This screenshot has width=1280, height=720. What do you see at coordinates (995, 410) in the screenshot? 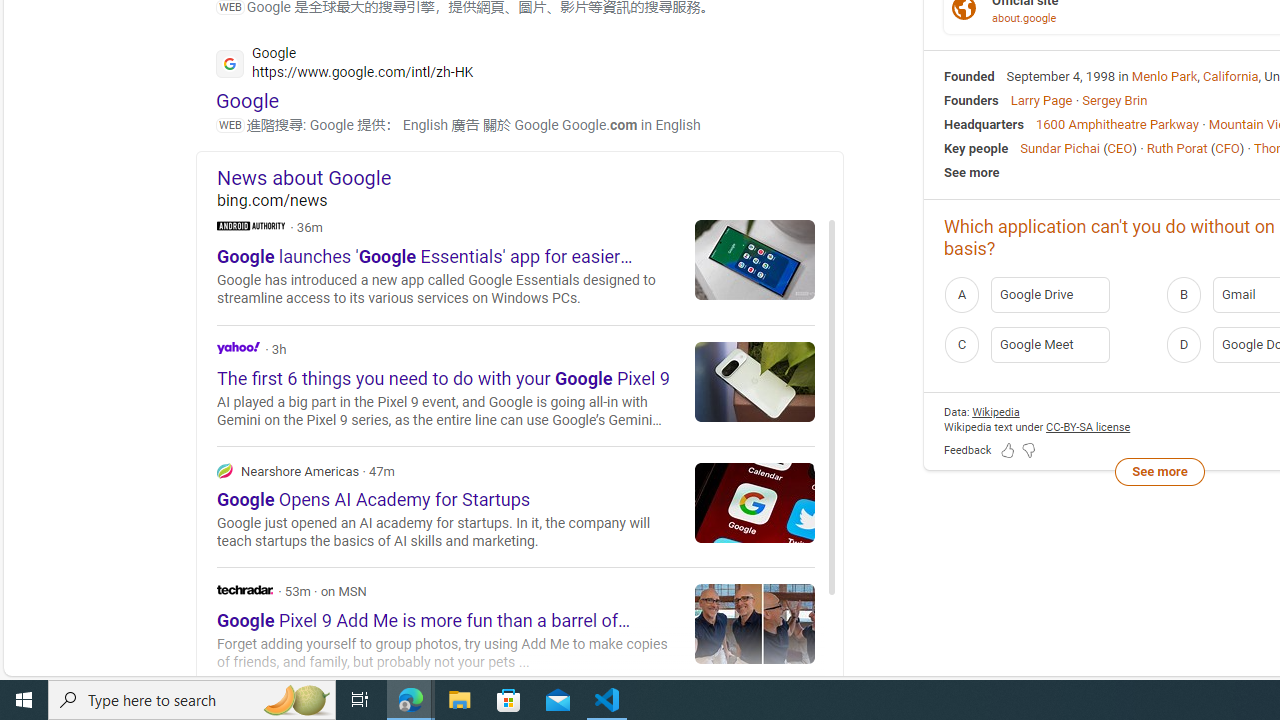
I see `'Data attribution Wikipedia'` at bounding box center [995, 410].